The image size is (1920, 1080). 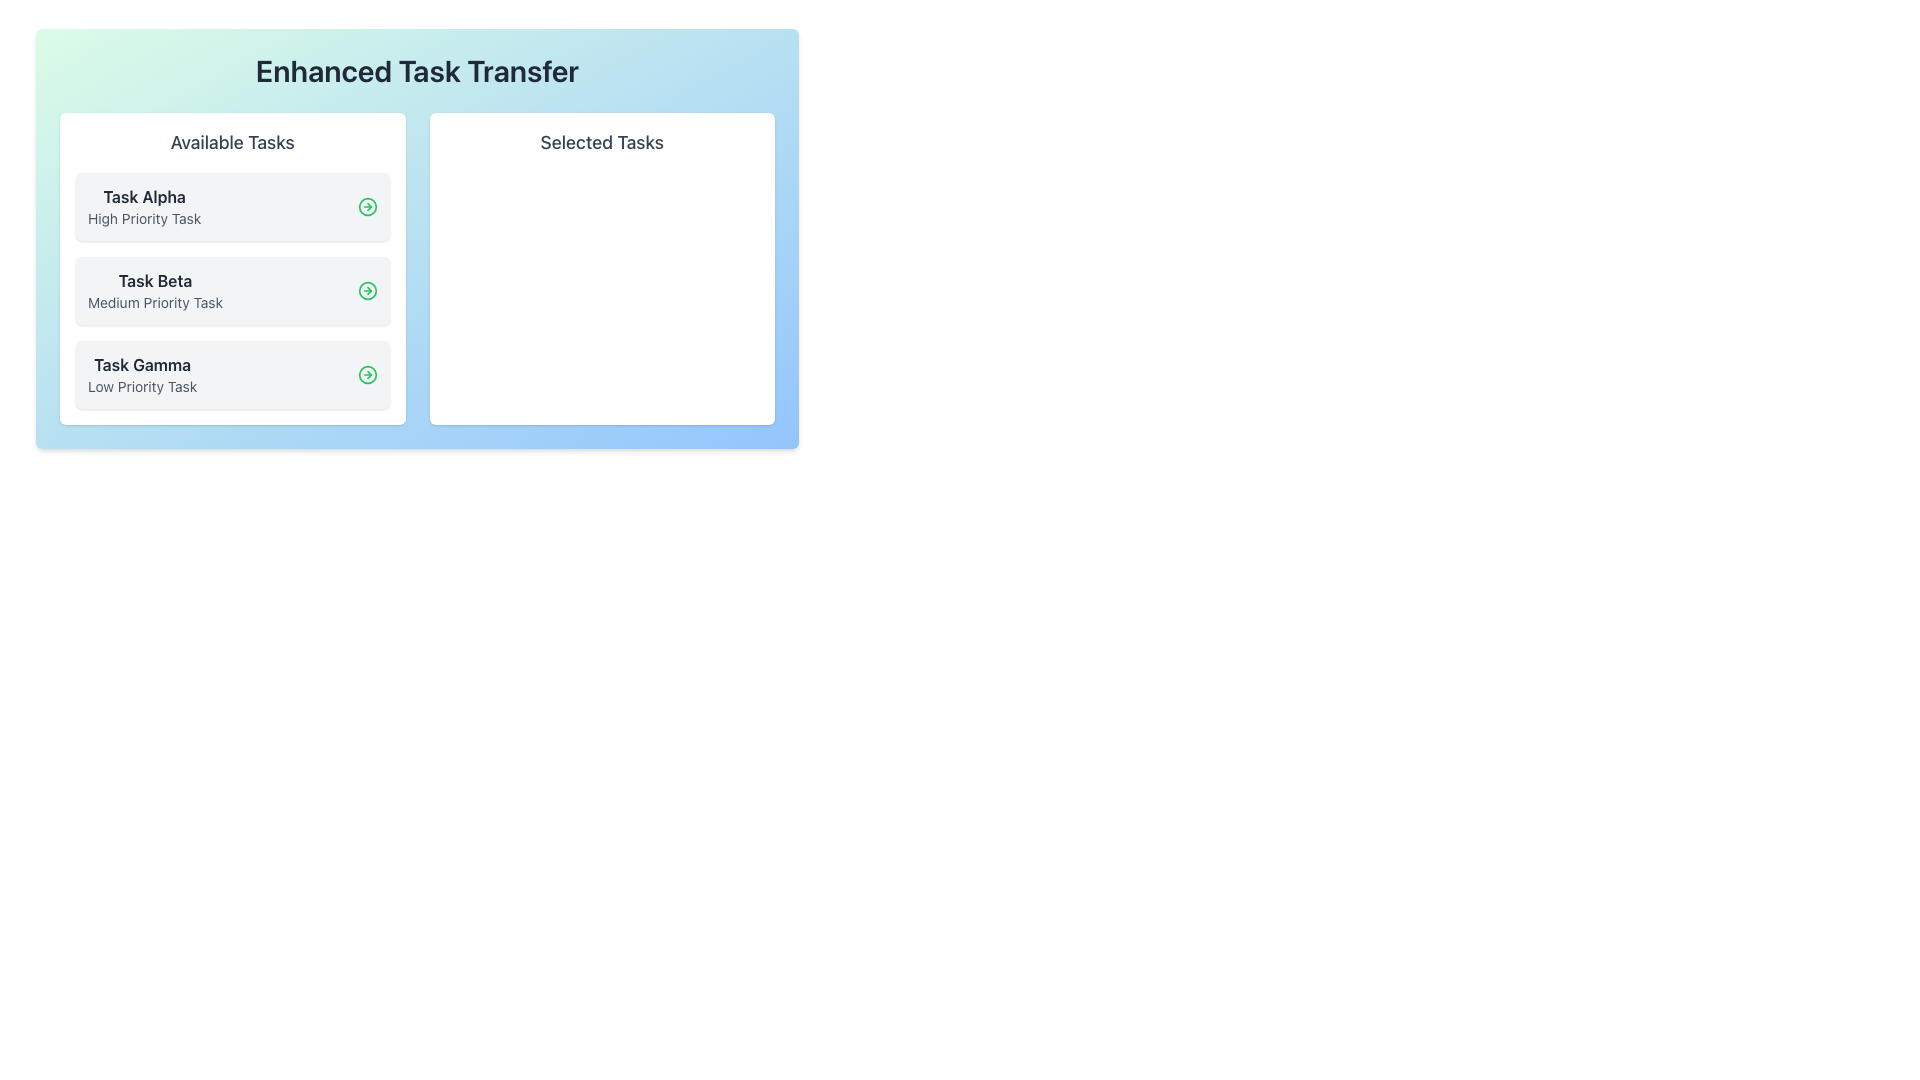 What do you see at coordinates (141, 386) in the screenshot?
I see `the static text label providing additional descriptive information about 'Task Gamma', which indicates its priority level` at bounding box center [141, 386].